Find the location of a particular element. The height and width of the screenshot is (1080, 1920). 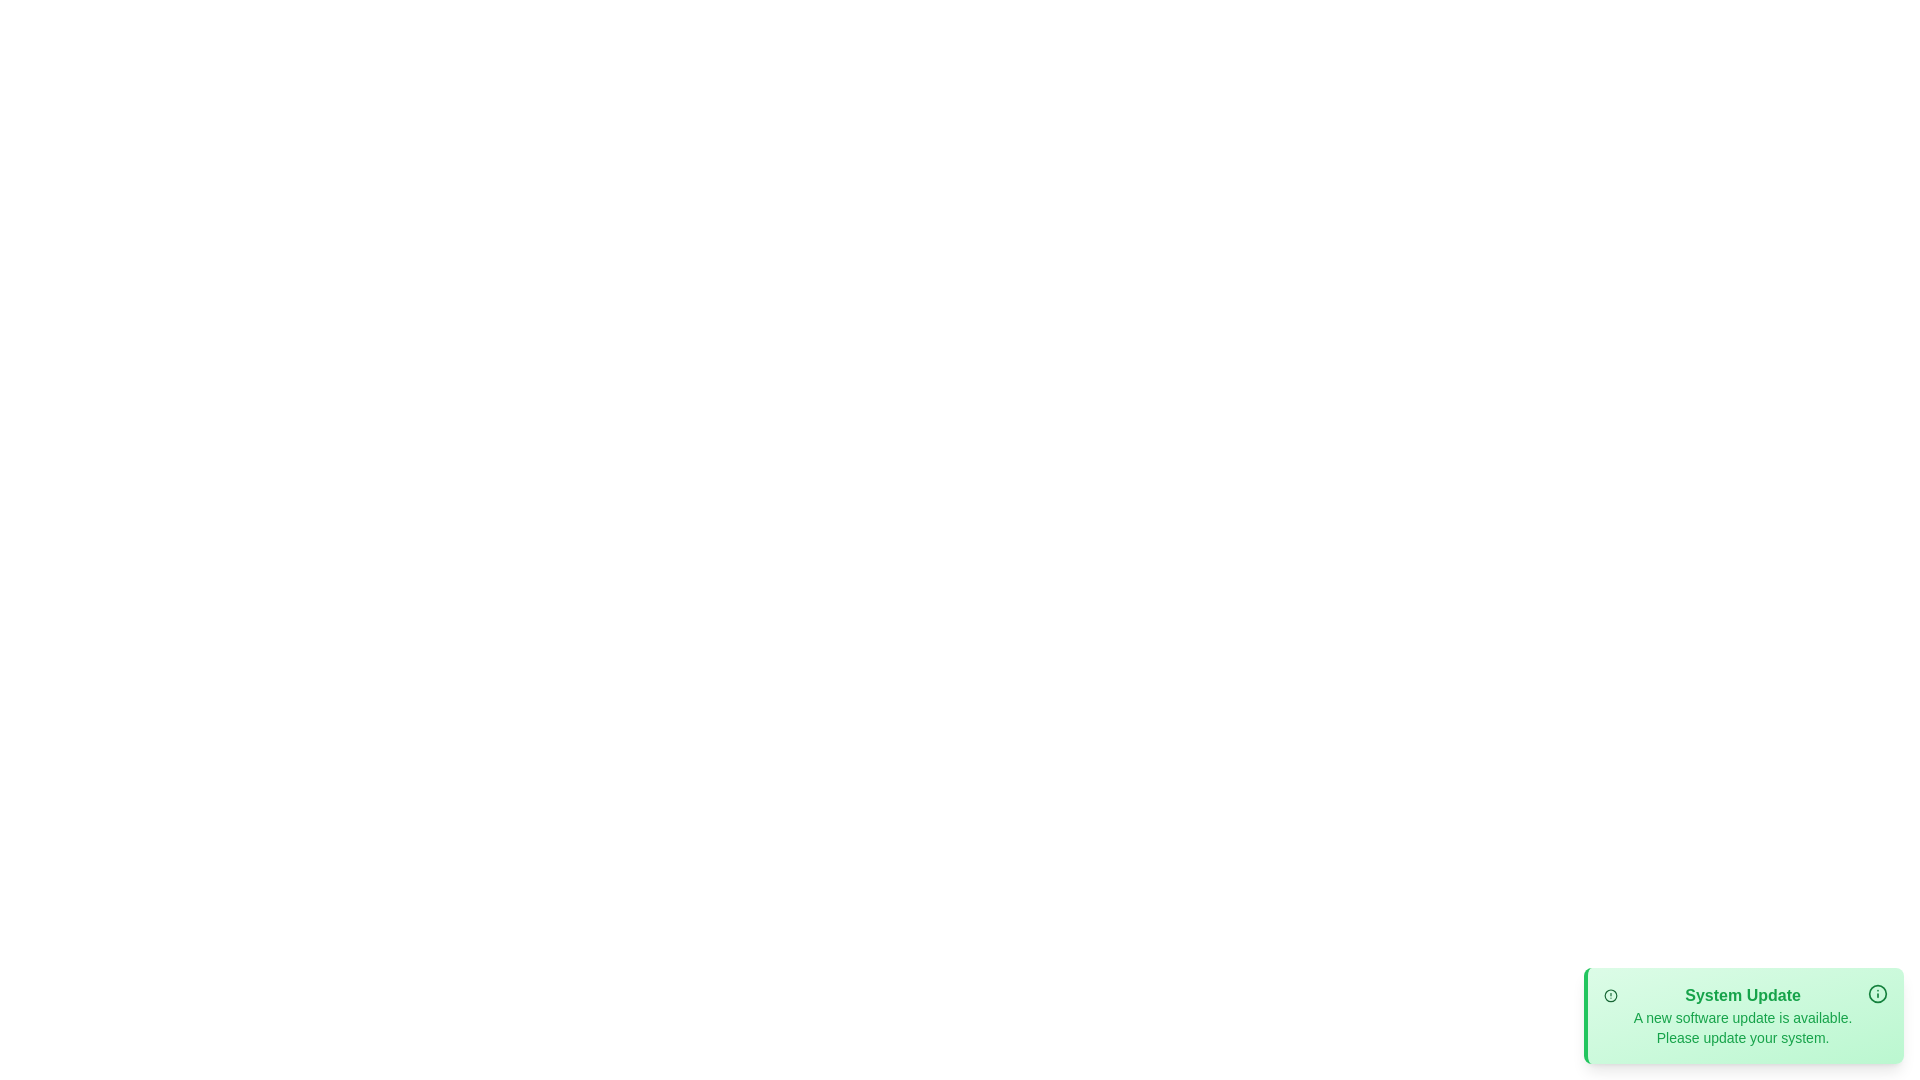

the alert icon to view its details or bring it into focus is located at coordinates (1611, 995).